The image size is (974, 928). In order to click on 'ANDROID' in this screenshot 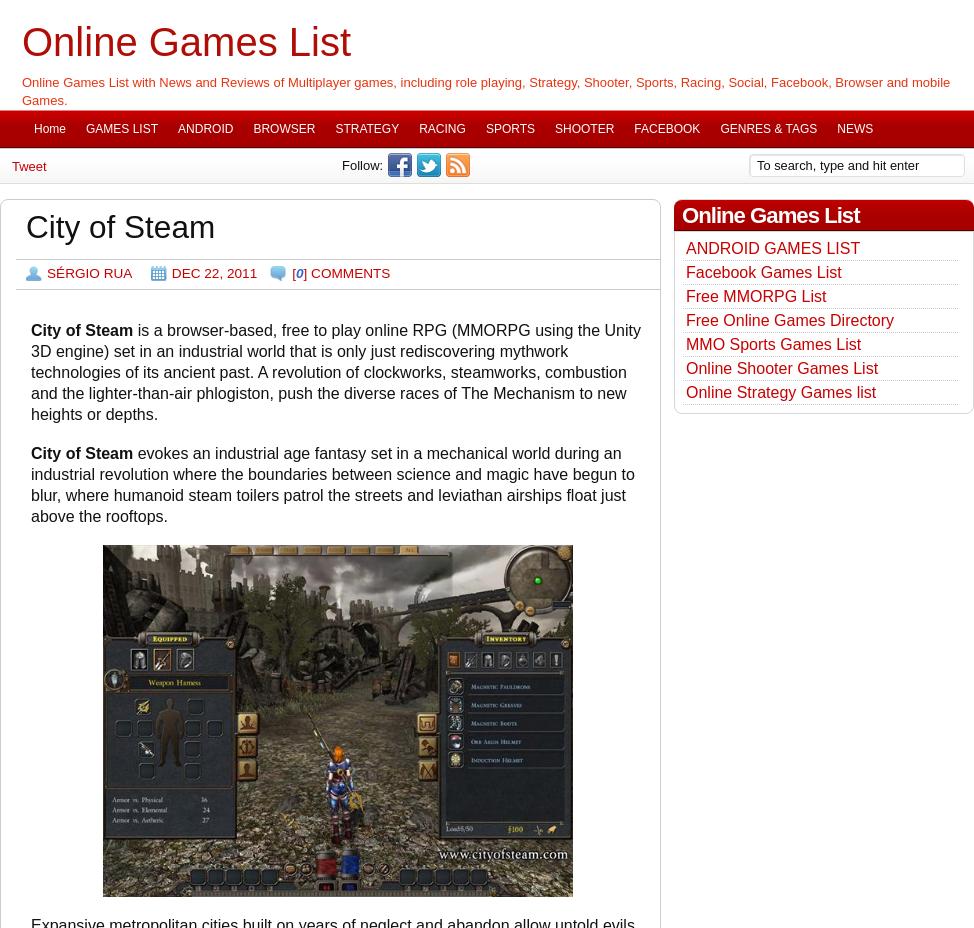, I will do `click(205, 128)`.